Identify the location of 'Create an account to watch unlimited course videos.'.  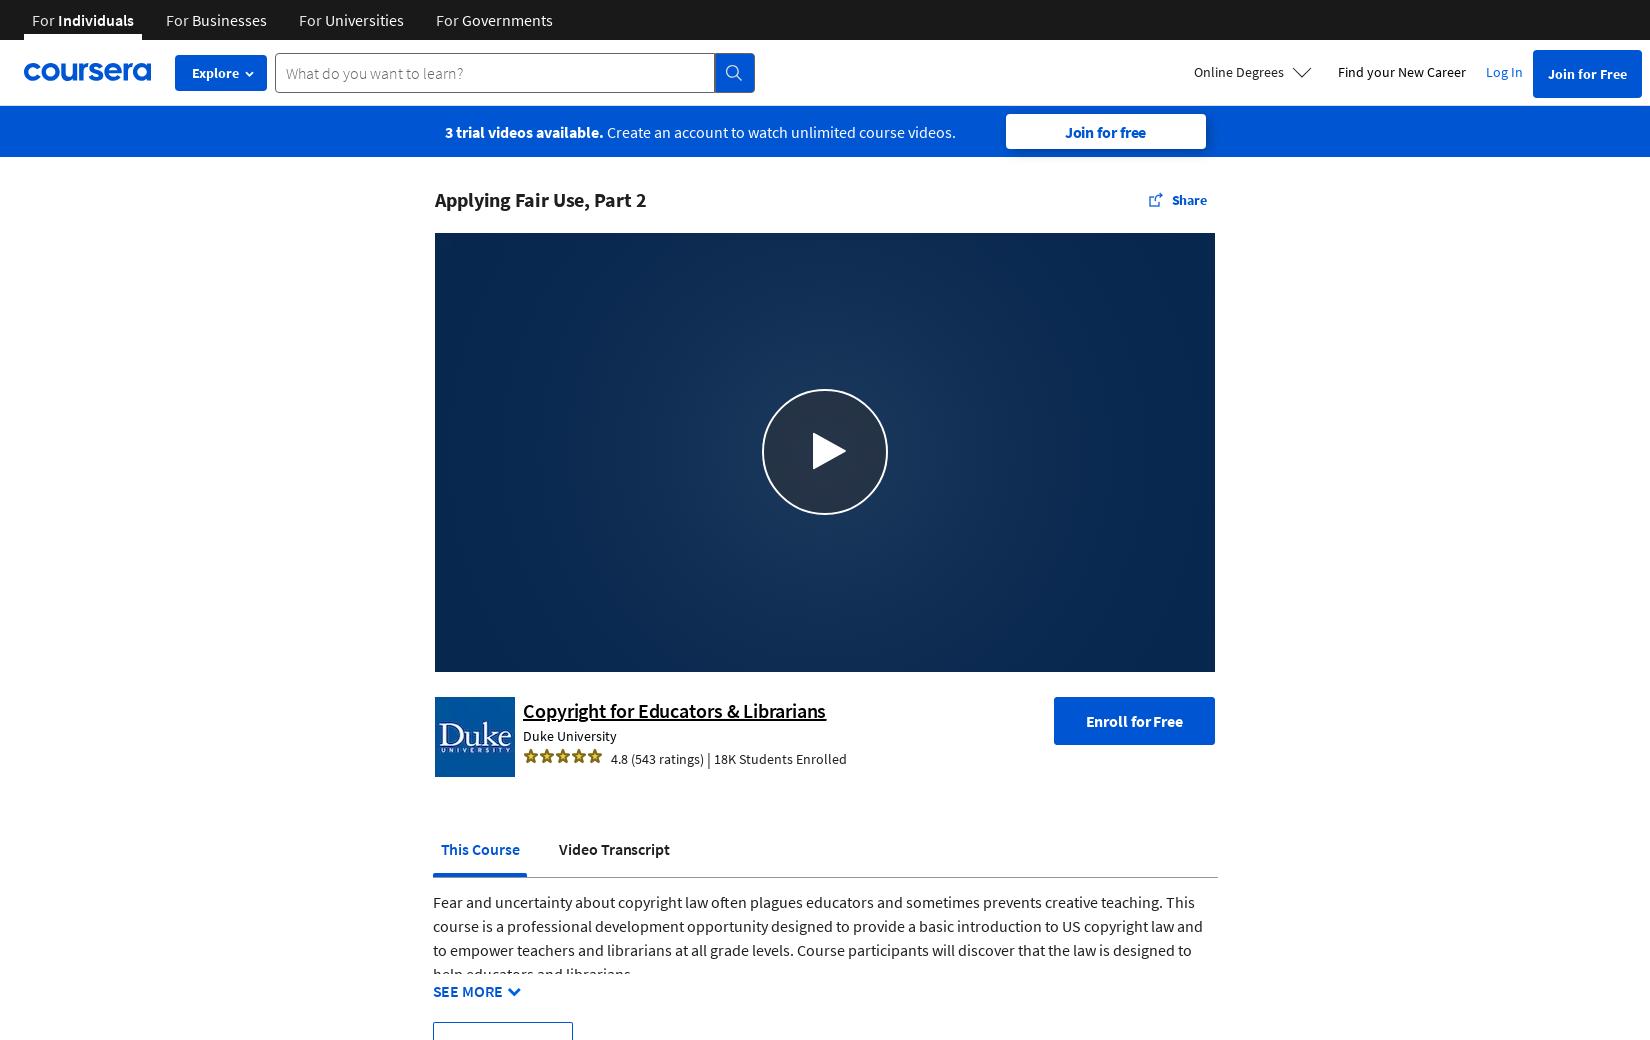
(779, 131).